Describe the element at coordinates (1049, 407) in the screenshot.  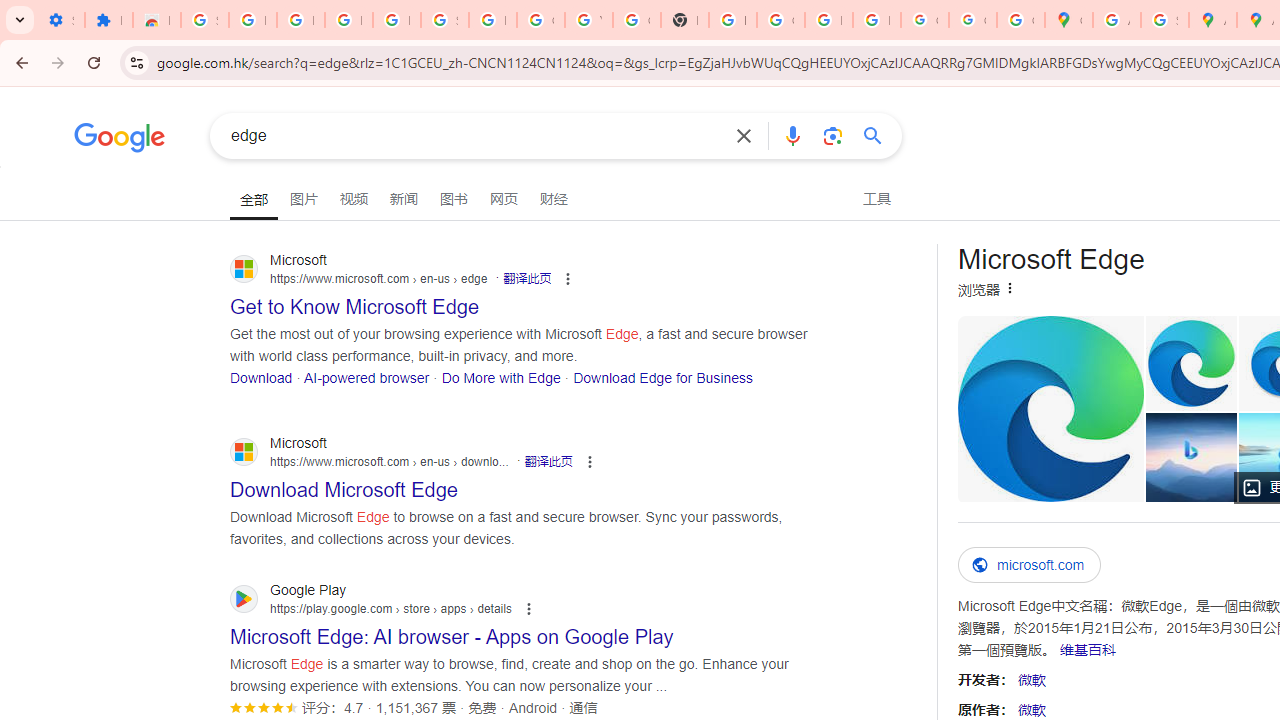
I see `'upload.wikimedia.org/wikipedia/commons/9/98/Micros...'` at that location.